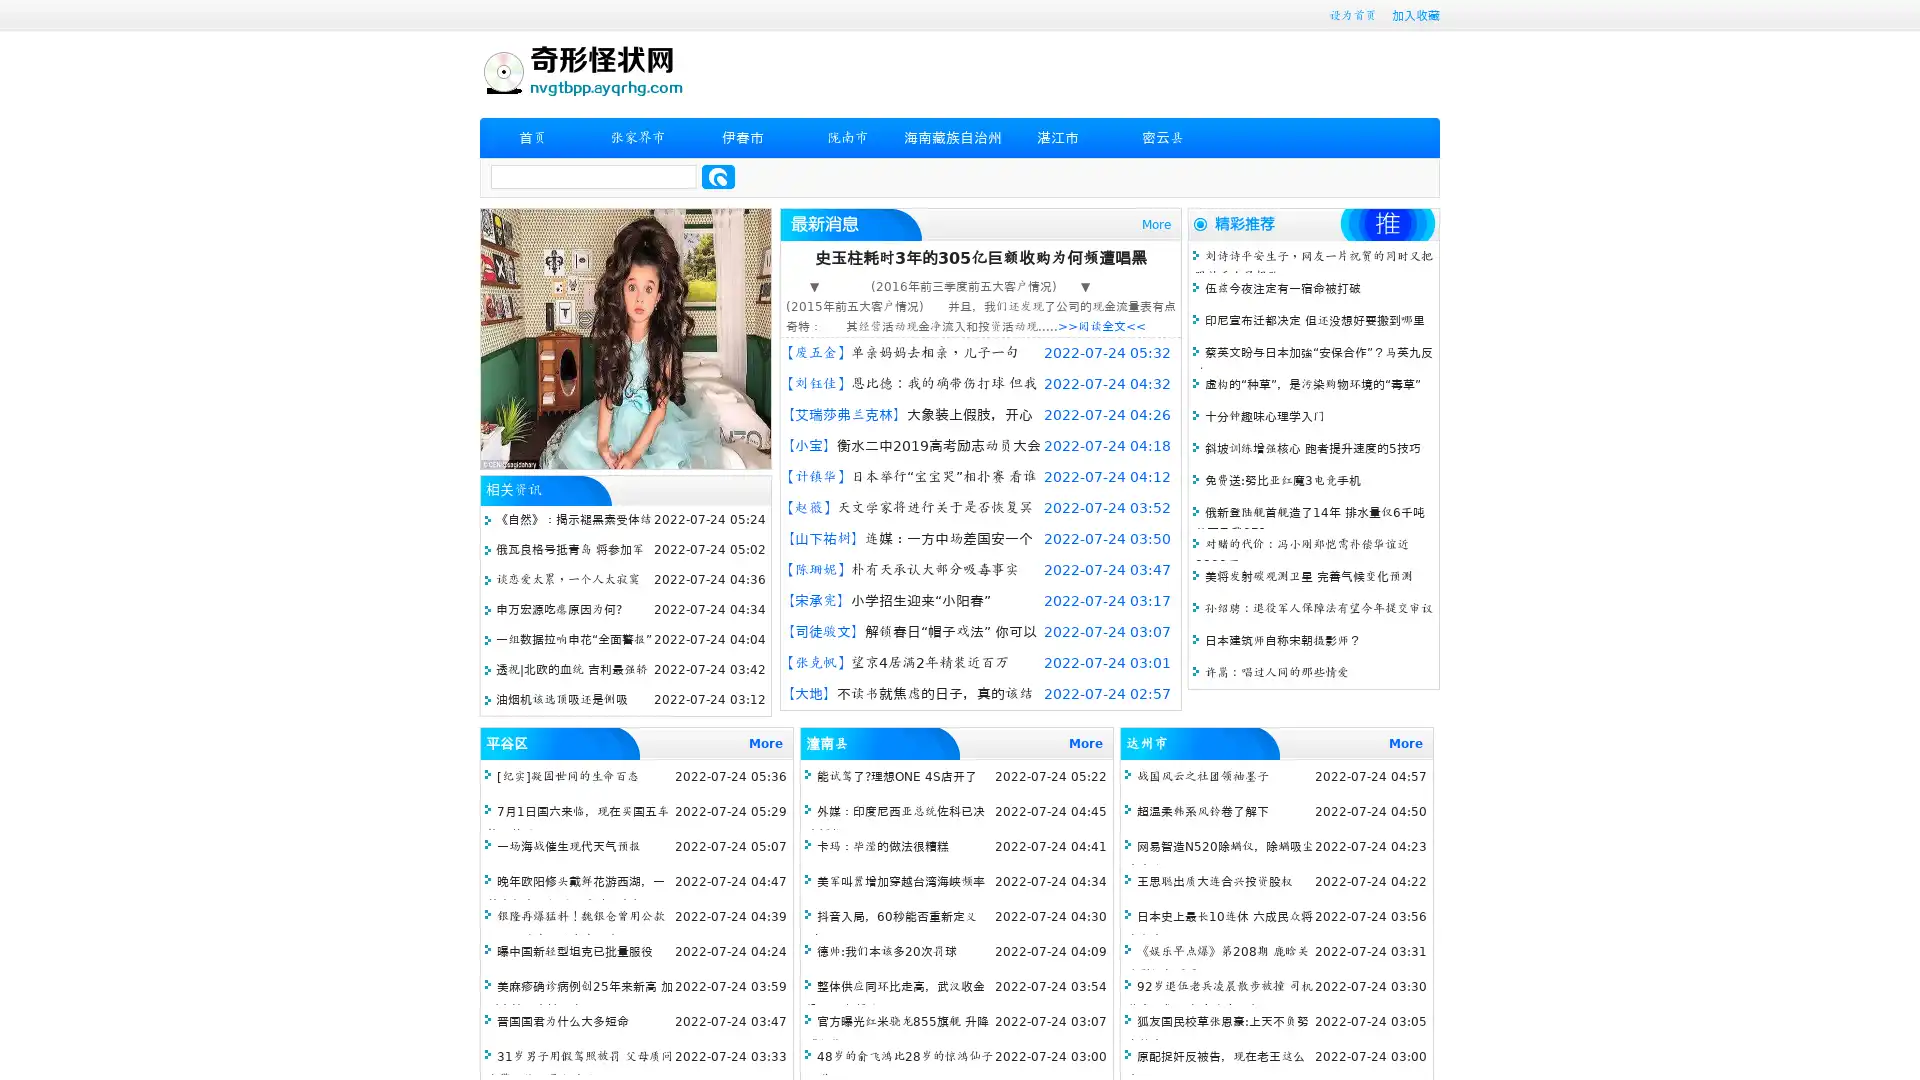  Describe the element at coordinates (718, 176) in the screenshot. I see `Search` at that location.